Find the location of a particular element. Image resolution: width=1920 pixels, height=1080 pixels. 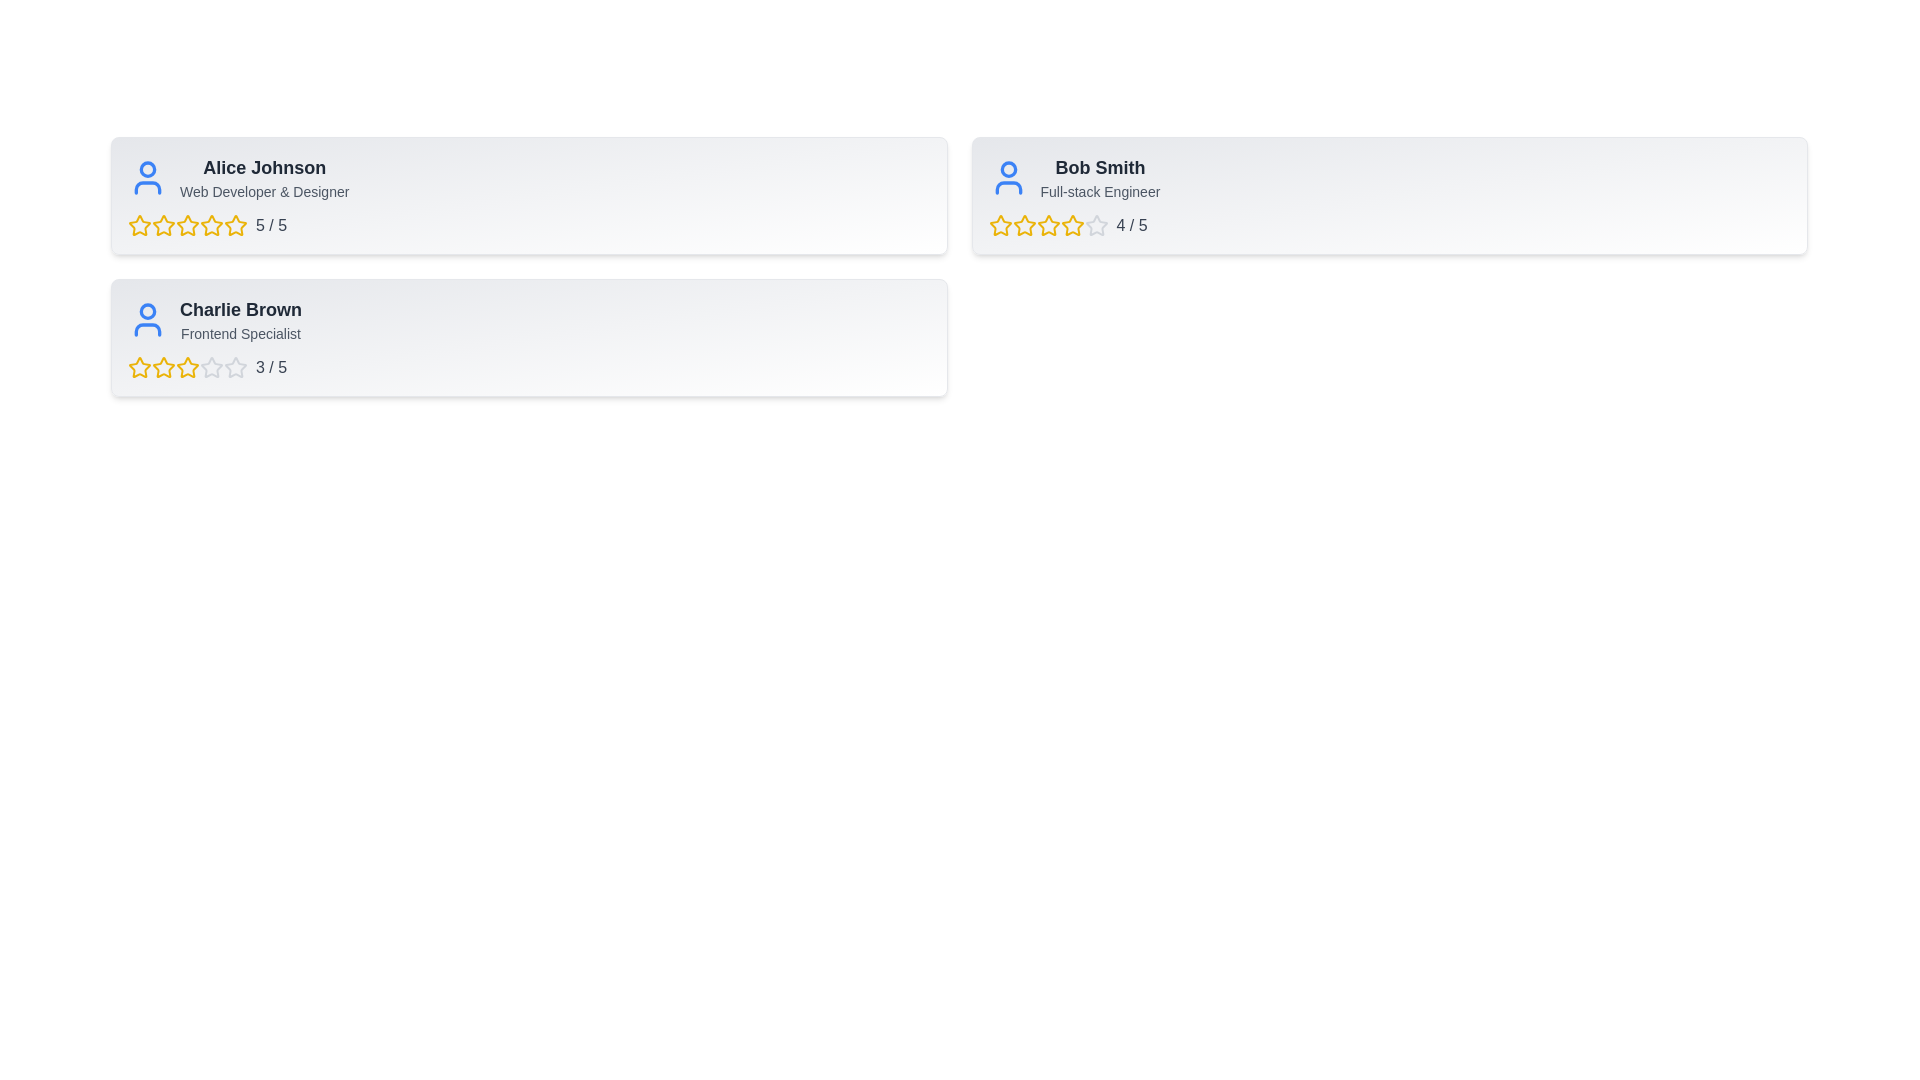

the 4 star for the user Bob Smith to set their rating is located at coordinates (1071, 225).